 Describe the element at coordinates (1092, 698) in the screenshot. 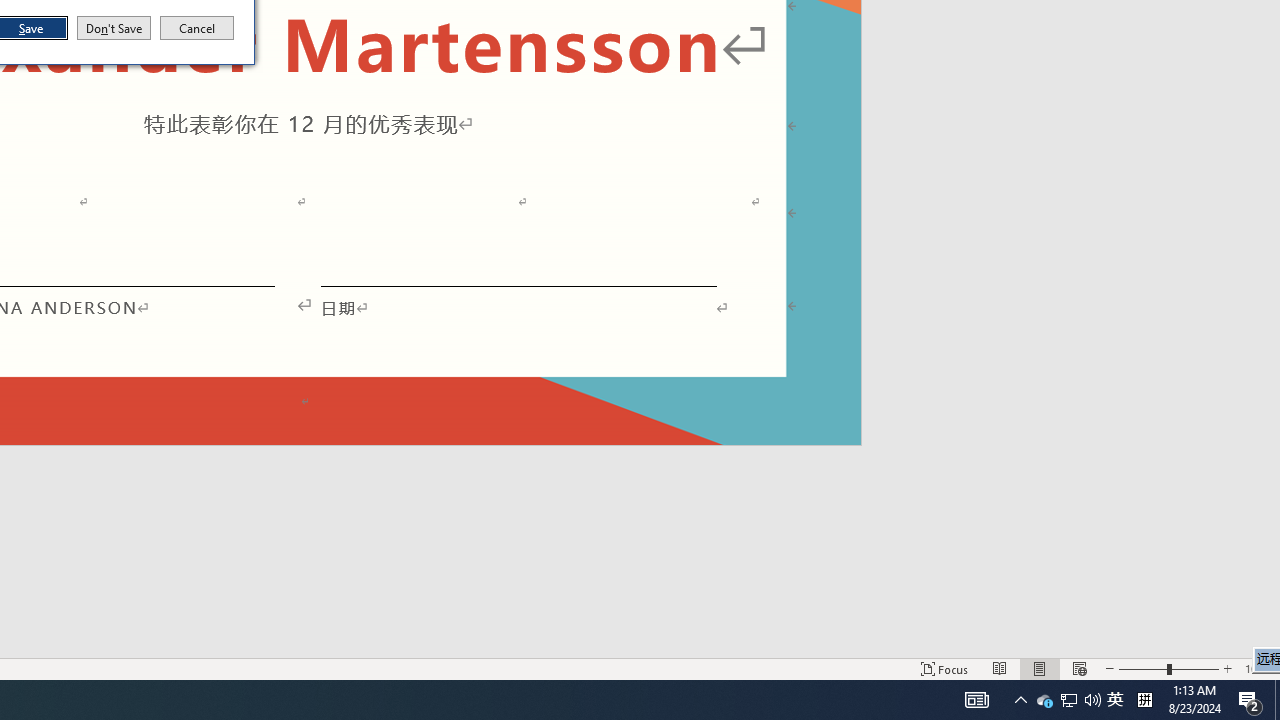

I see `'Q2790: 100%'` at that location.